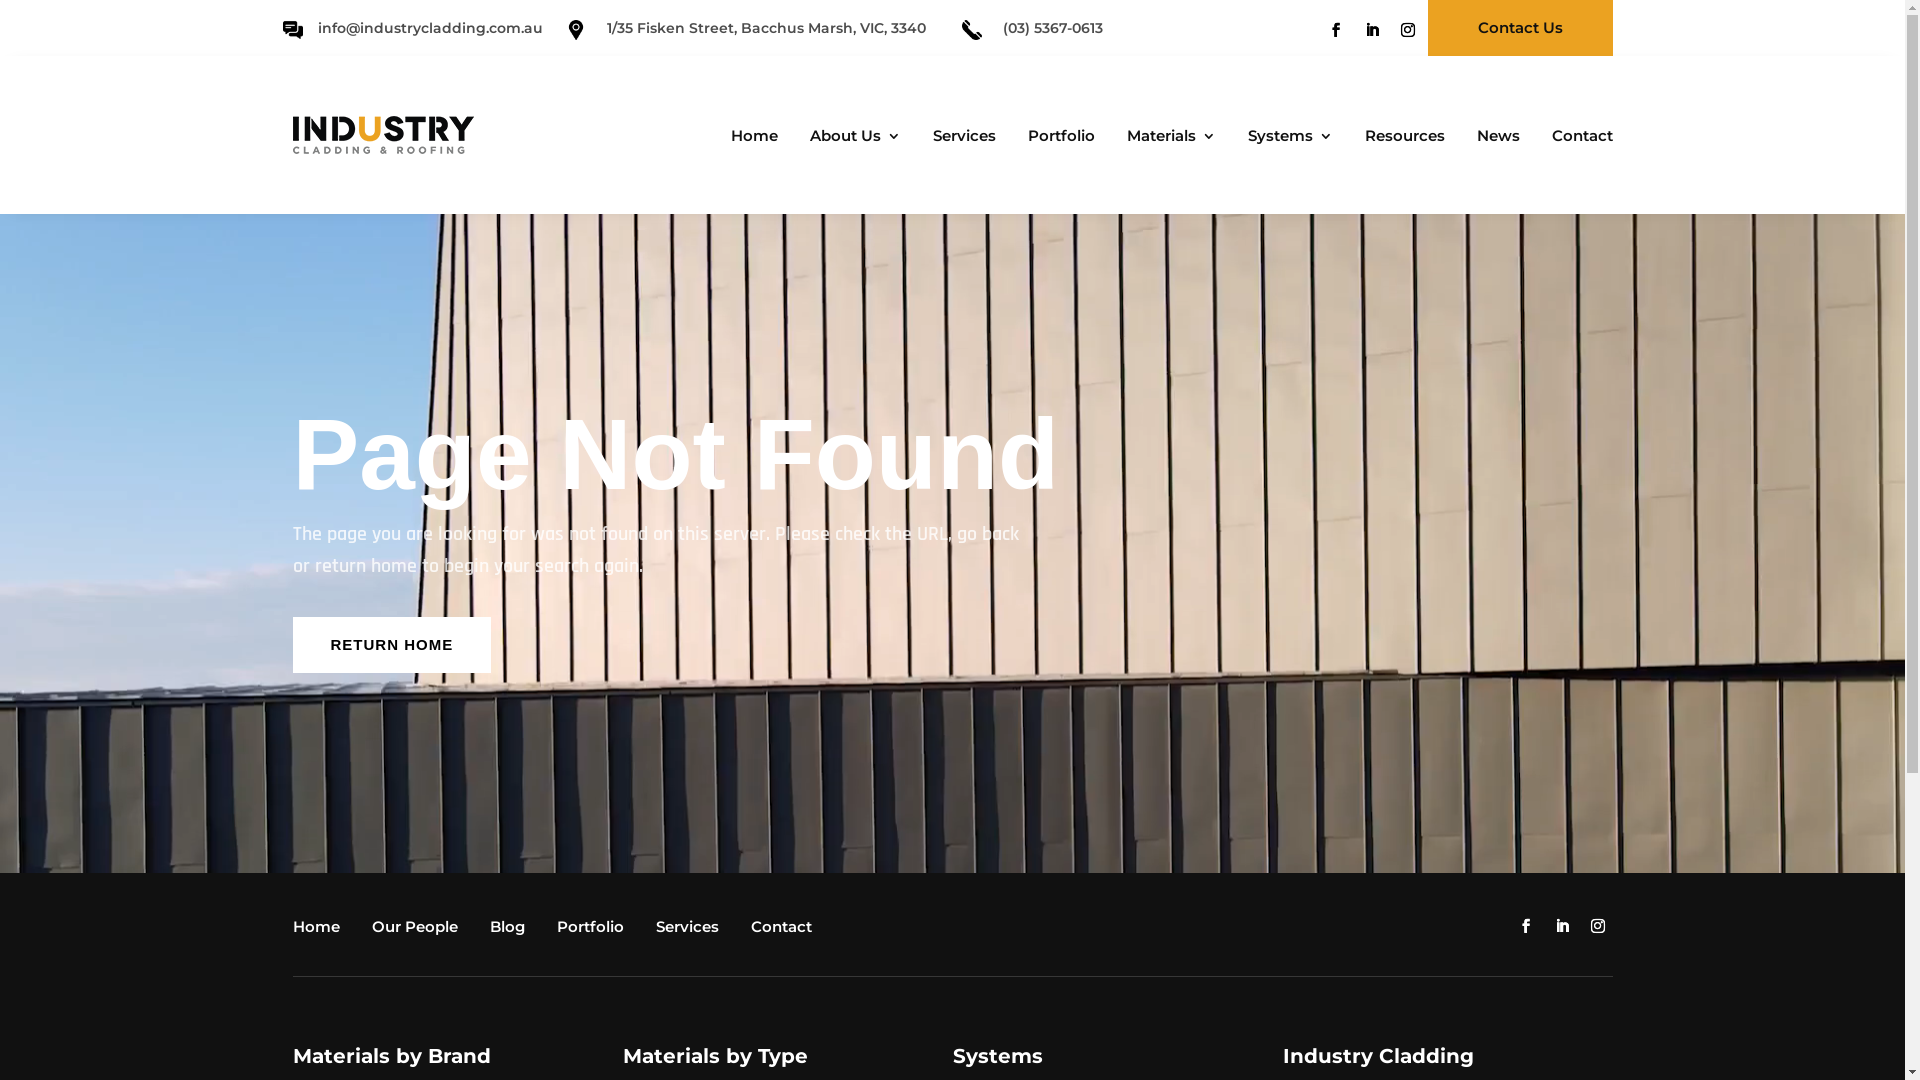 The width and height of the screenshot is (1920, 1080). Describe the element at coordinates (1406, 30) in the screenshot. I see `'Follow on Instagram'` at that location.